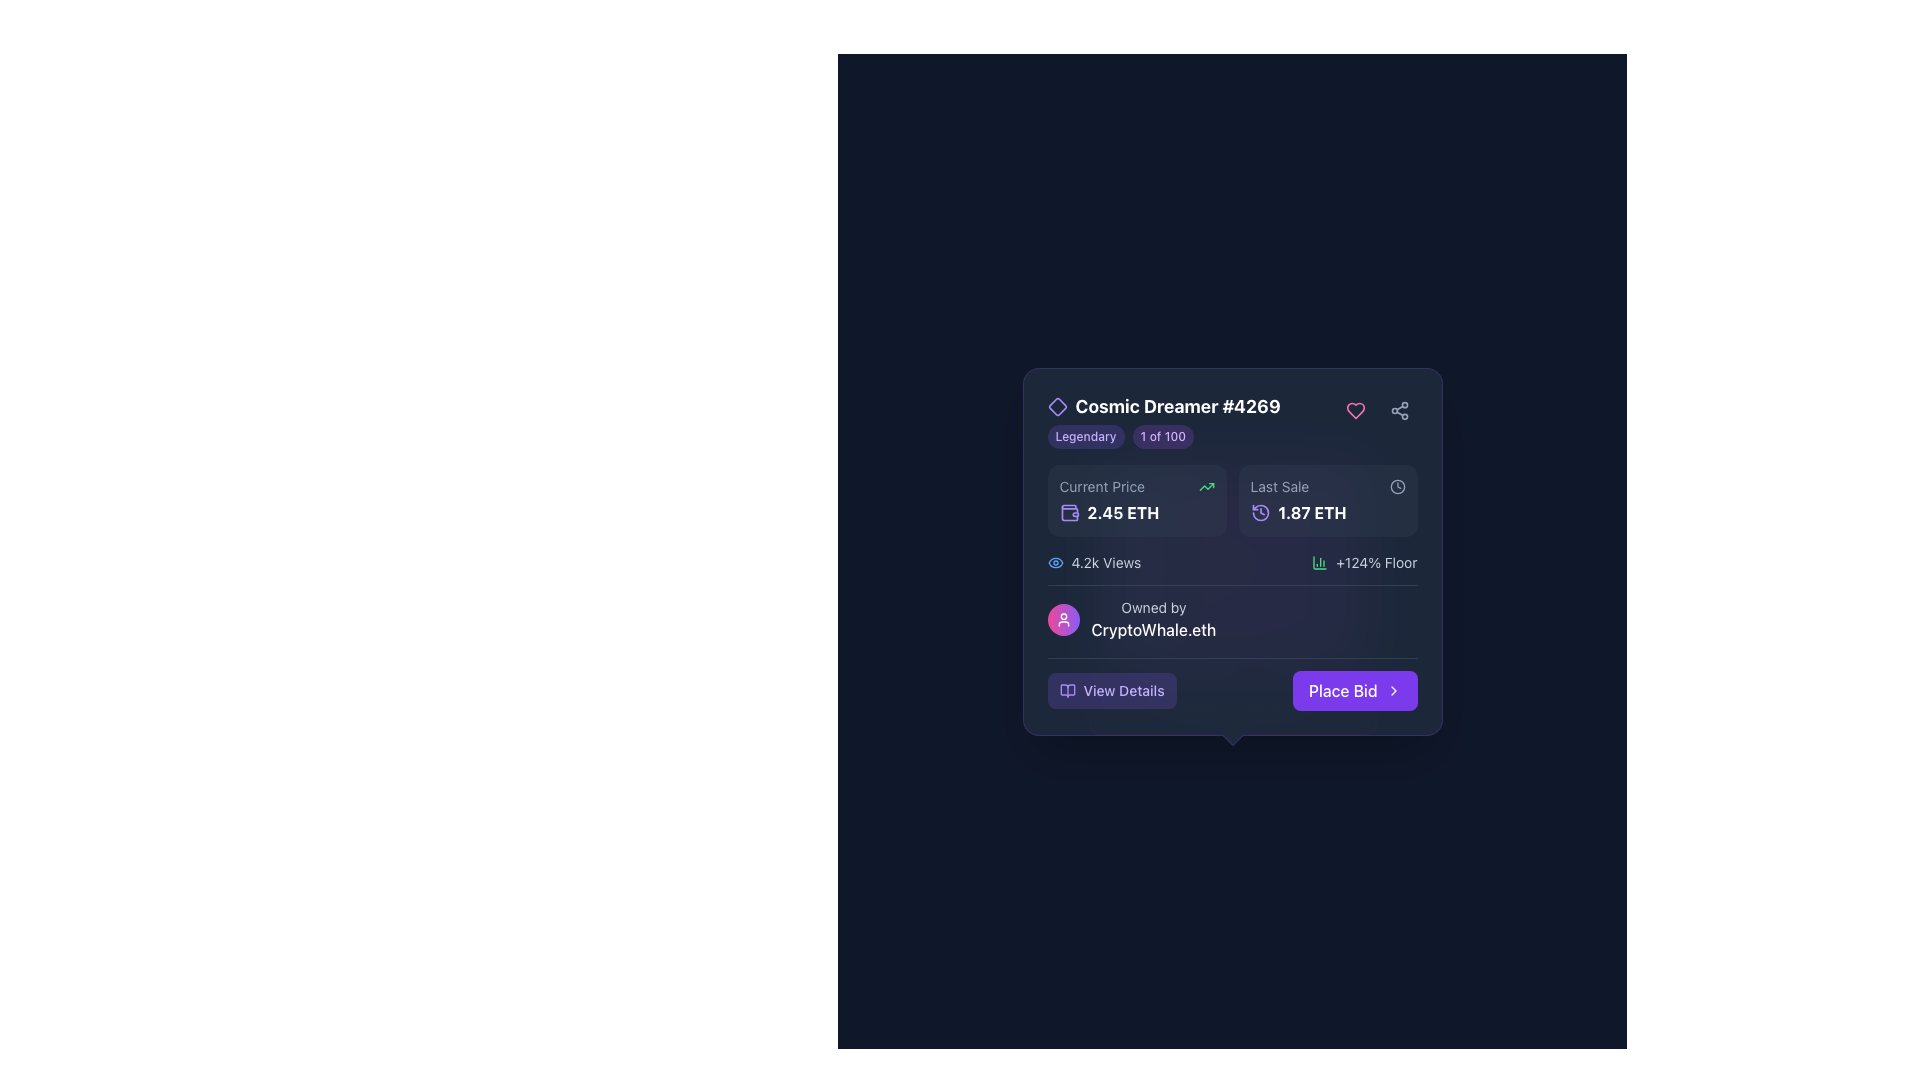 The height and width of the screenshot is (1080, 1920). I want to click on the label that serves as a badge or descriptor located directly below the title 'Cosmic Dreamer #4269' within the highlighted card interface, so click(1164, 435).